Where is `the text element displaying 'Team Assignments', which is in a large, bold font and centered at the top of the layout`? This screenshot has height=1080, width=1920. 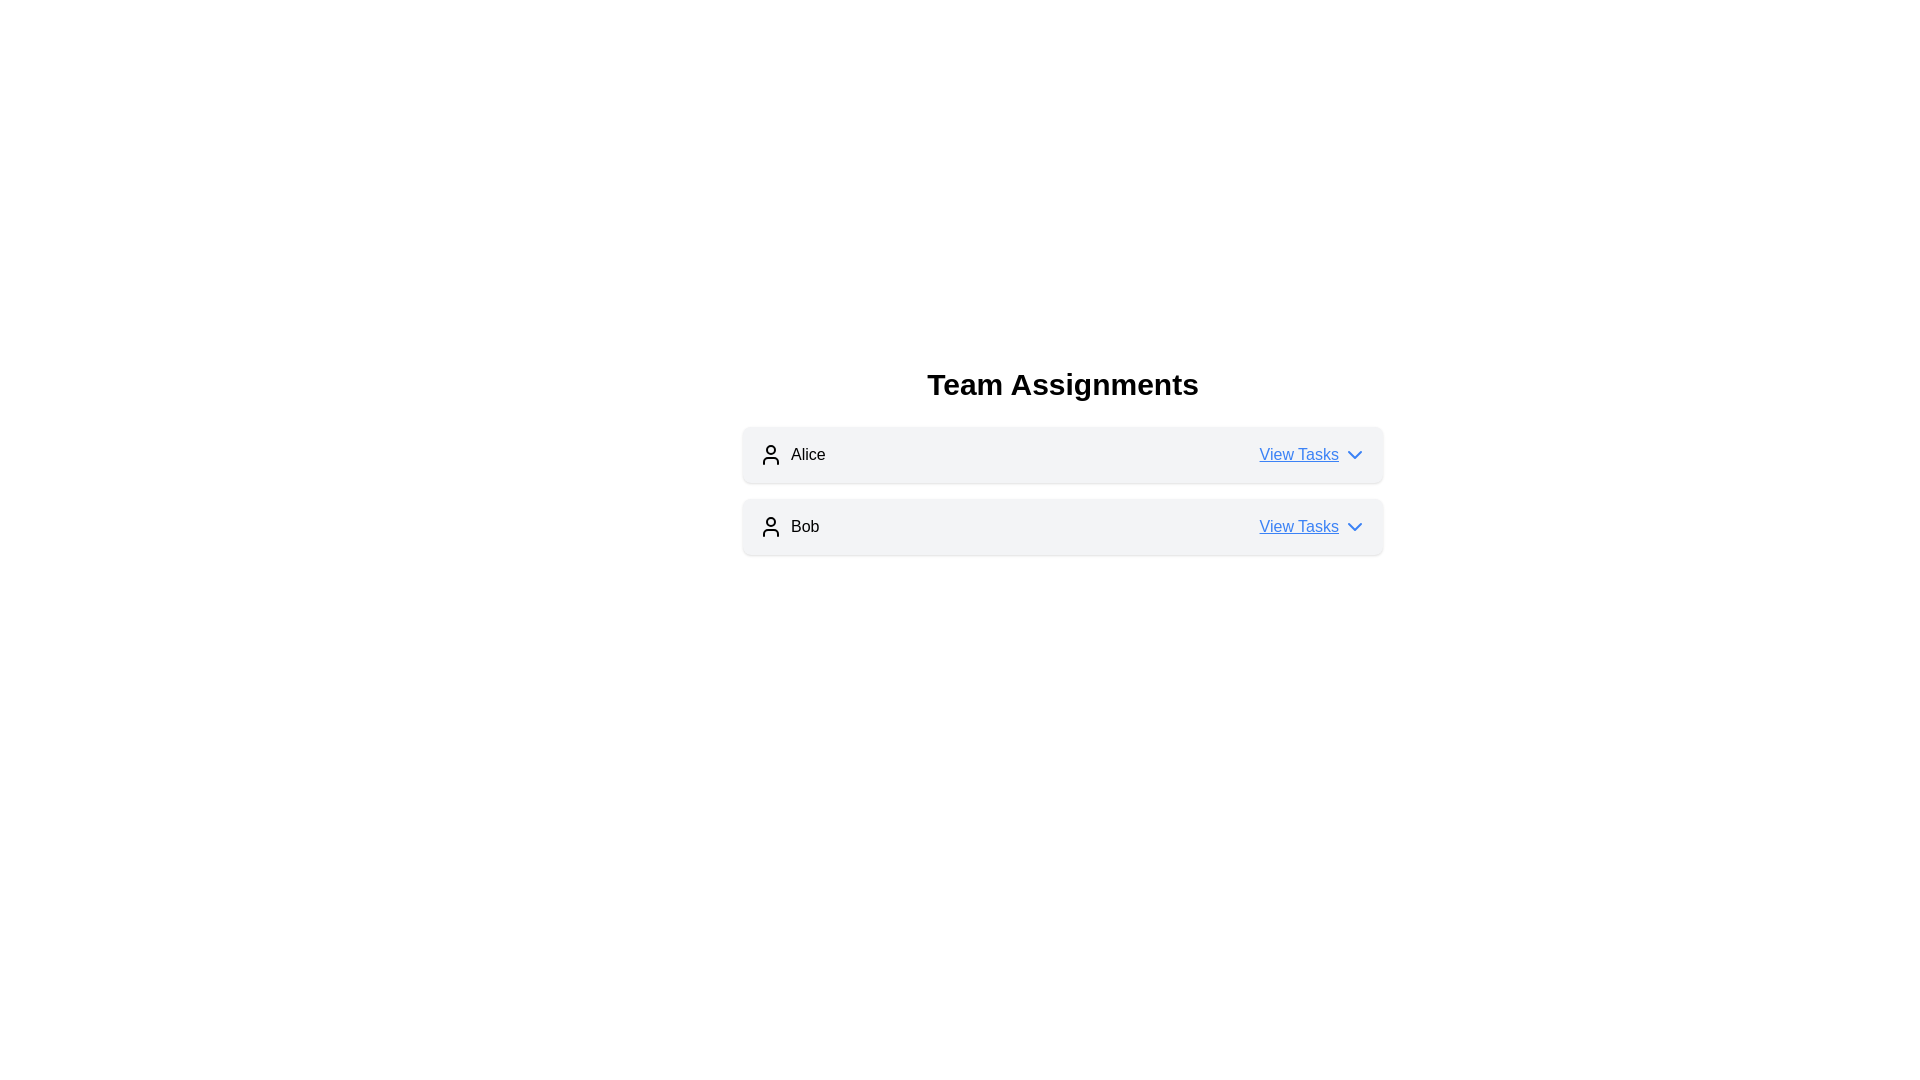
the text element displaying 'Team Assignments', which is in a large, bold font and centered at the top of the layout is located at coordinates (1061, 385).